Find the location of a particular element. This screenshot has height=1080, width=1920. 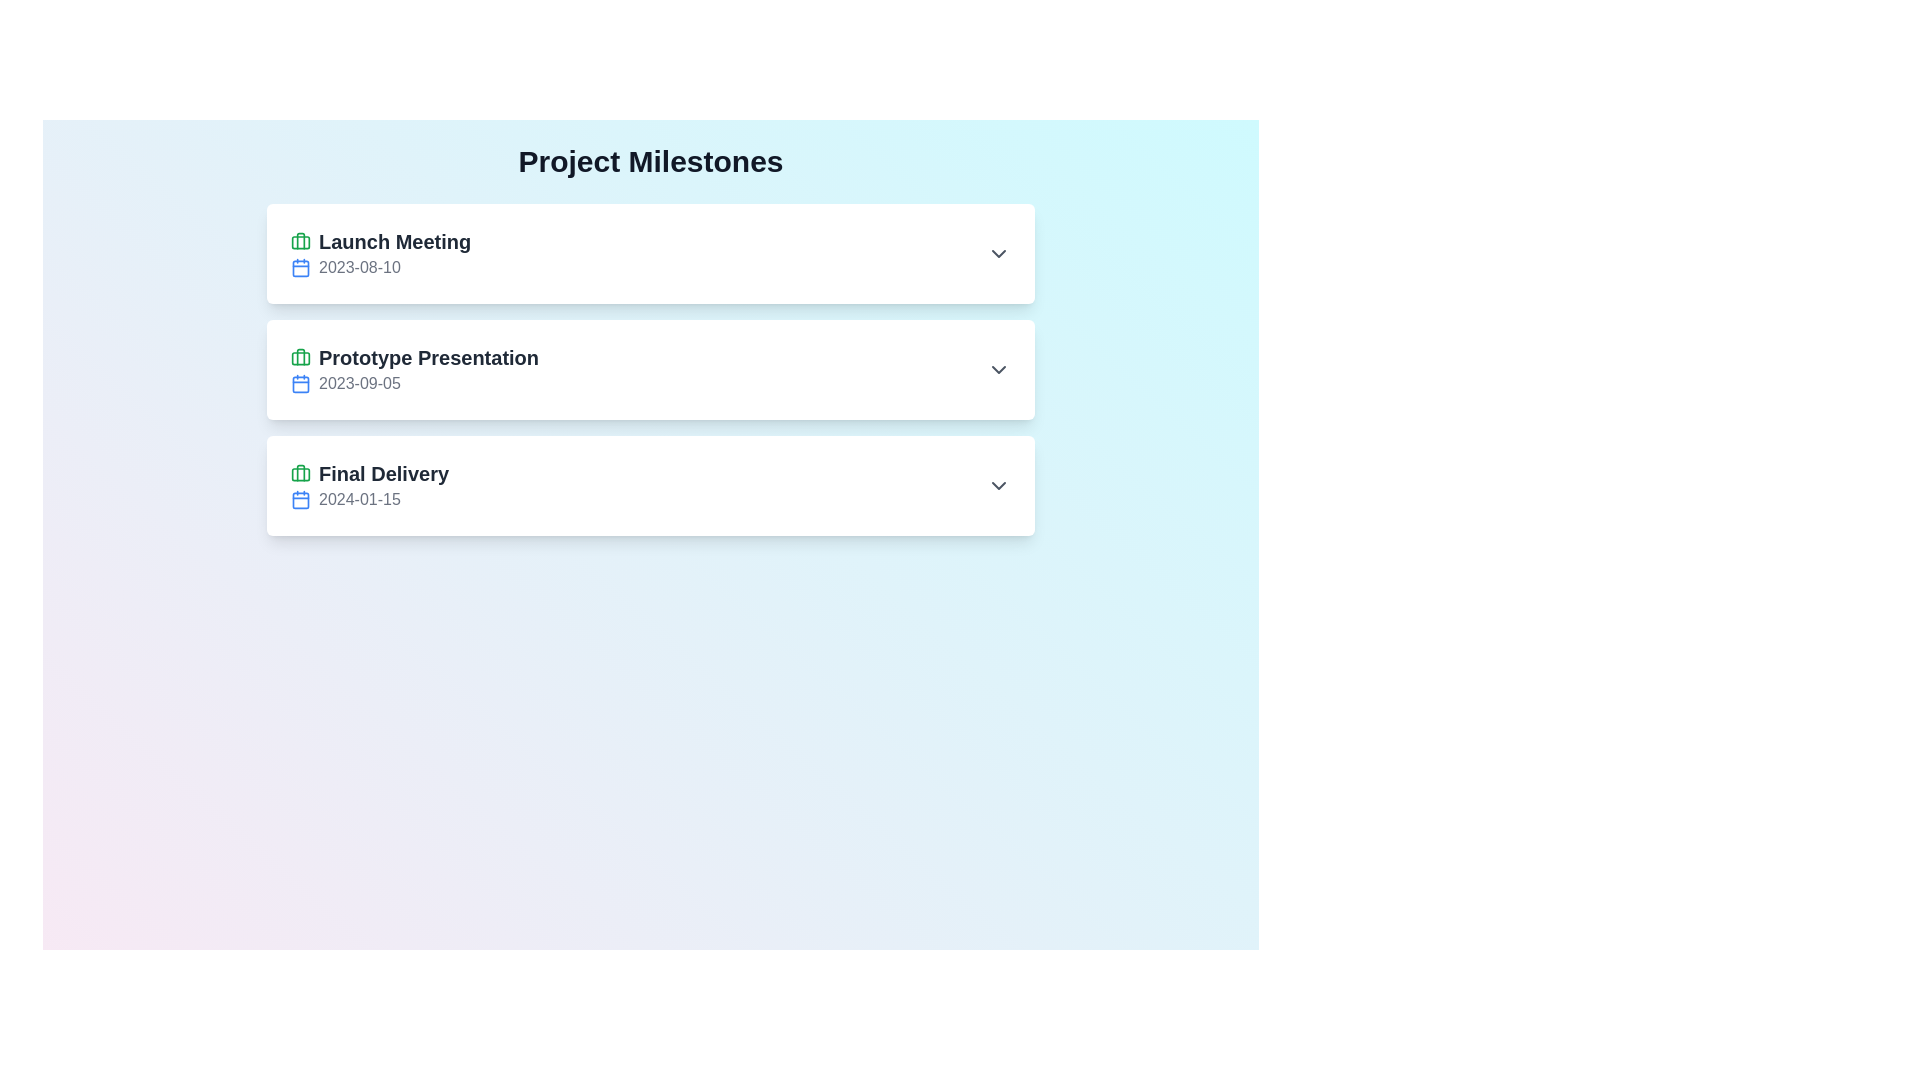

the milestone summary block, which is the first item in the list under 'Project Milestones' is located at coordinates (651, 253).